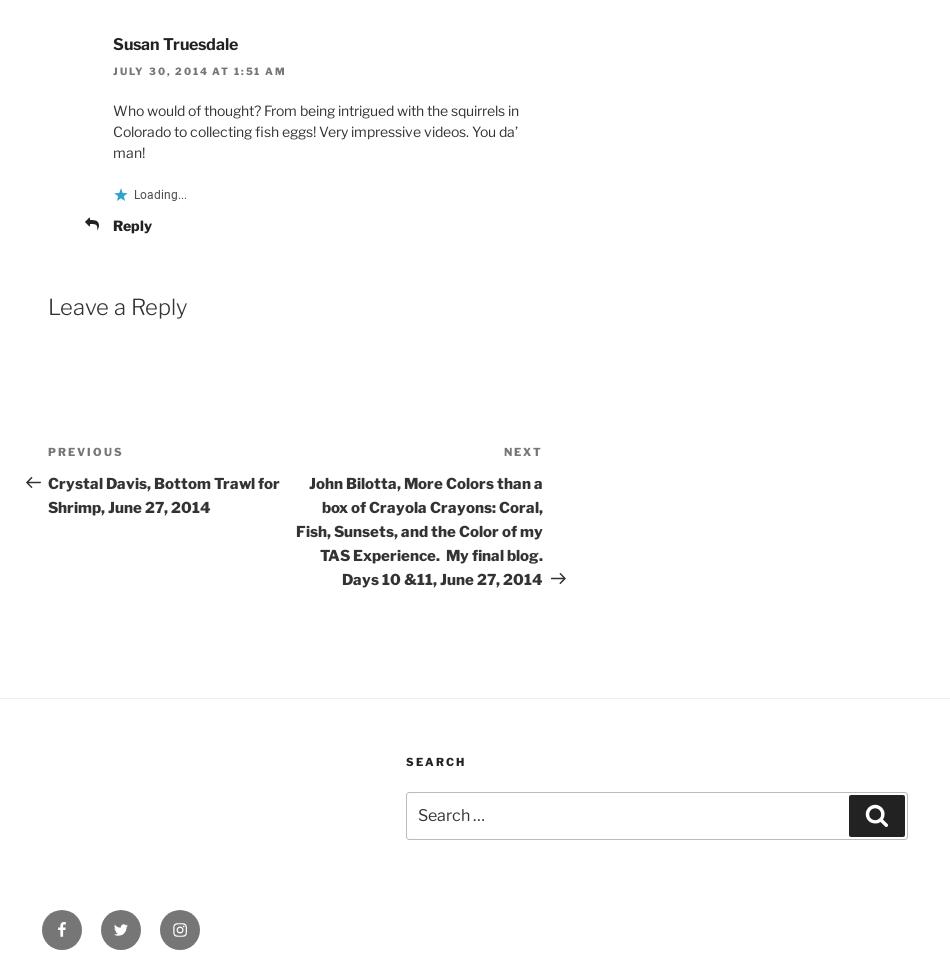 The height and width of the screenshot is (972, 950). Describe the element at coordinates (163, 495) in the screenshot. I see `'Crystal Davis, Bottom Trawl for Shrimp, June 27, 2014'` at that location.